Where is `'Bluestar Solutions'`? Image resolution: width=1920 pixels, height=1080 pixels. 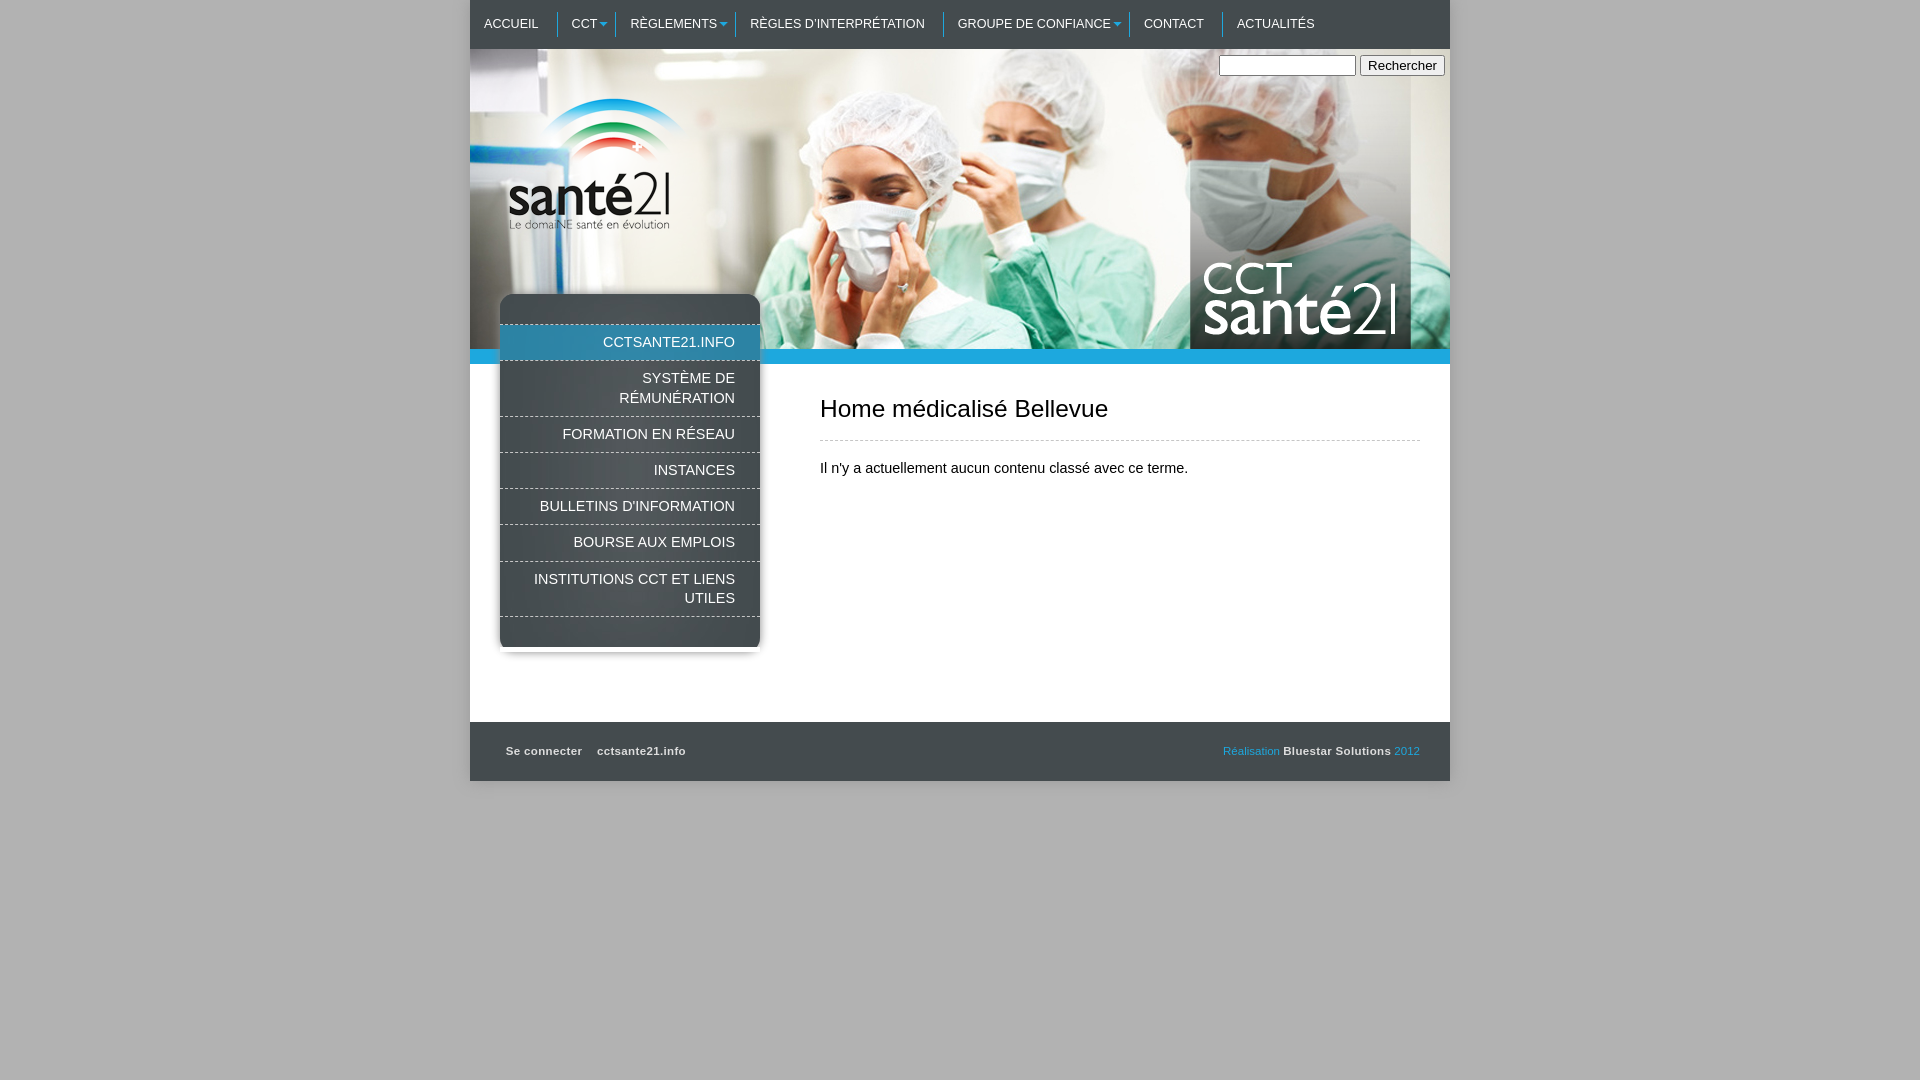
'Bluestar Solutions' is located at coordinates (1337, 751).